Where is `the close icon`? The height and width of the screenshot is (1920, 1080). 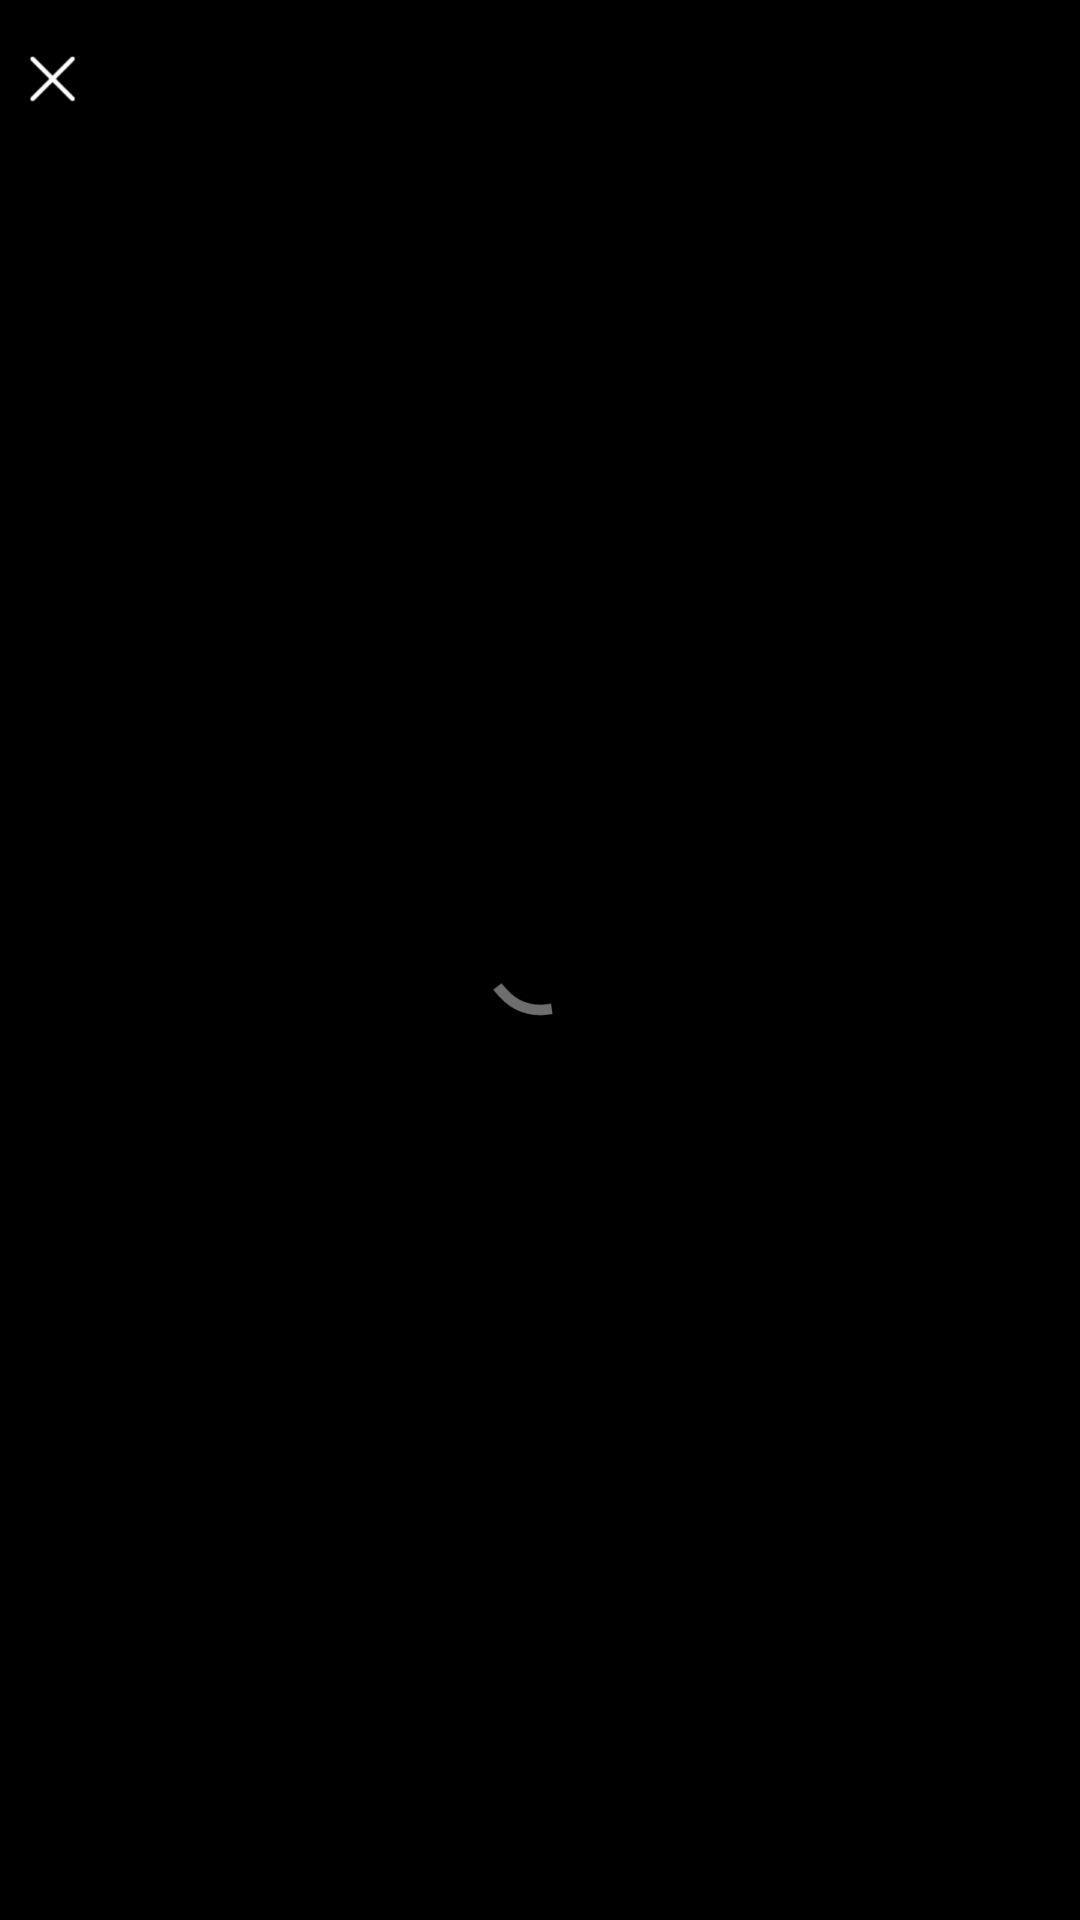
the close icon is located at coordinates (51, 78).